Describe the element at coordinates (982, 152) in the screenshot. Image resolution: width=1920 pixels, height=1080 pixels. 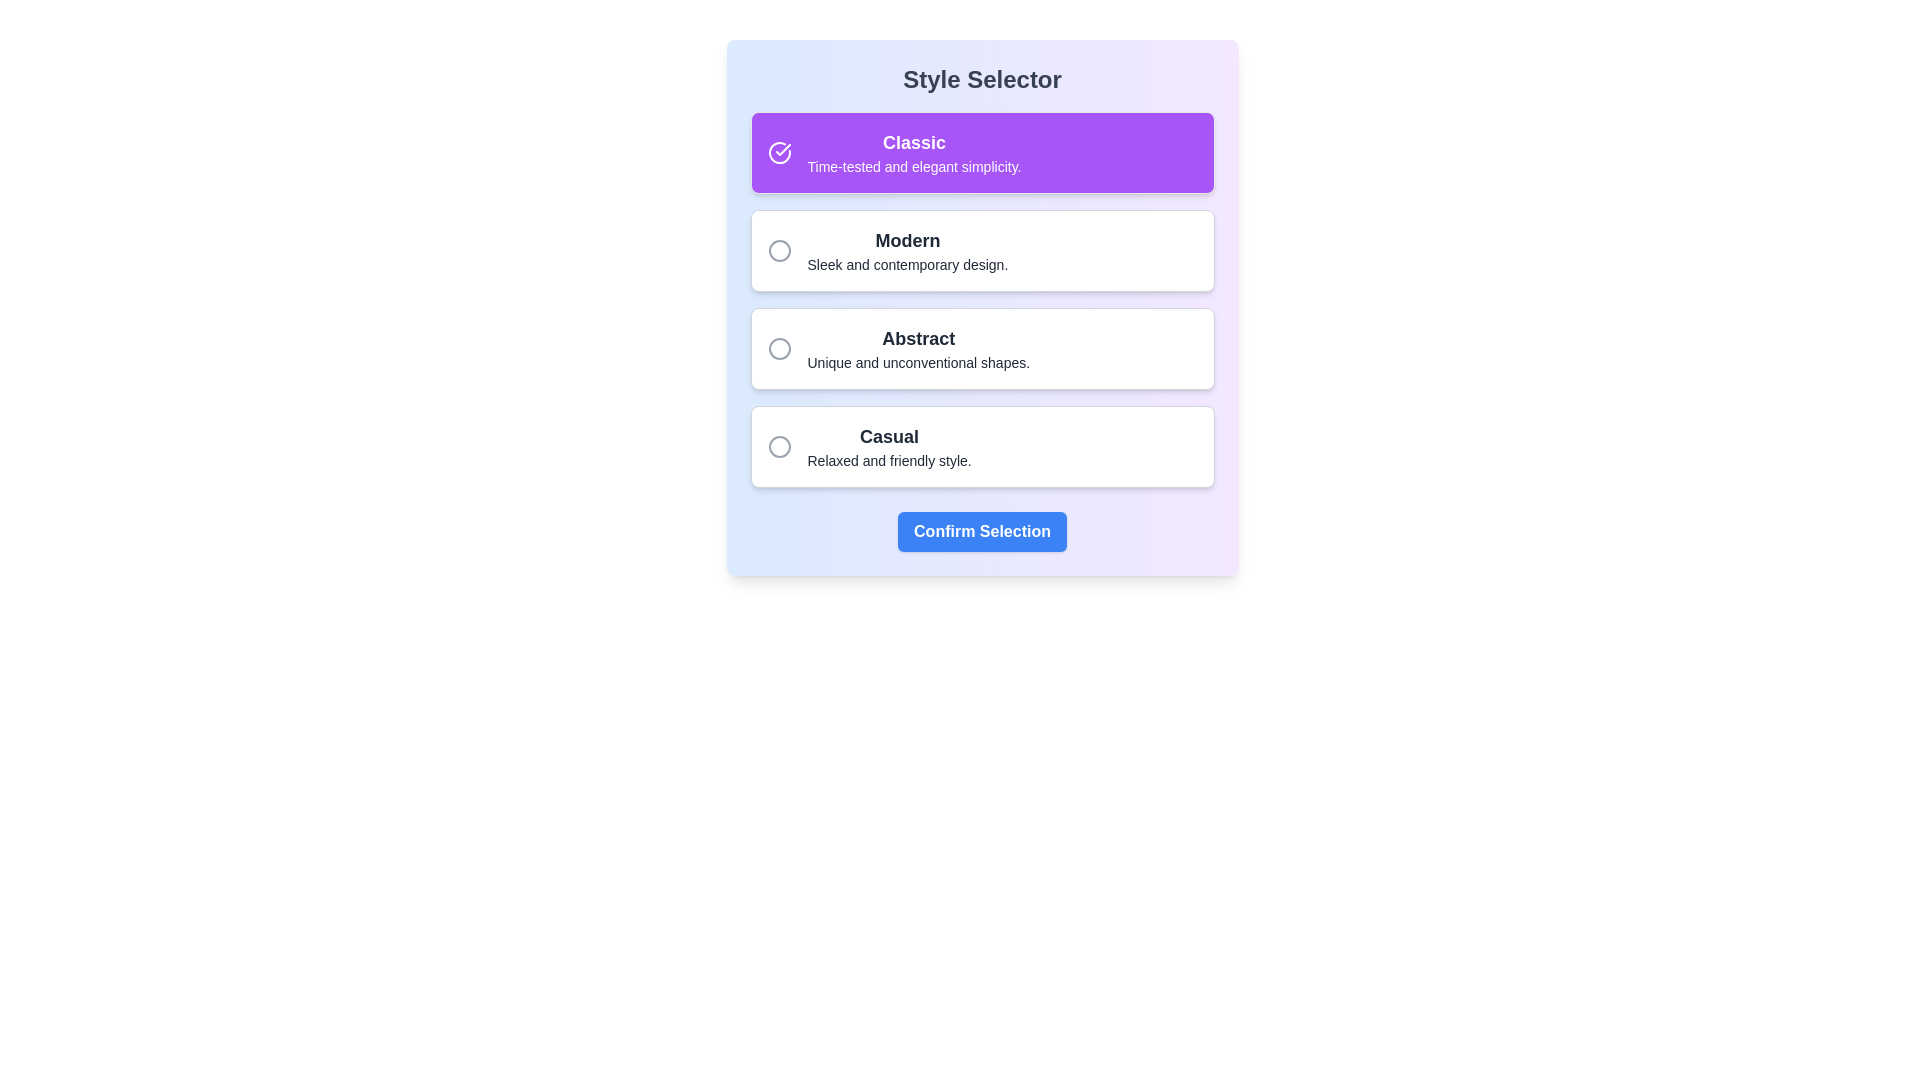
I see `the 'Classic' style Selectable Card, which is the first option in the vertical list of styled cards within the 'Style Selector' component` at that location.